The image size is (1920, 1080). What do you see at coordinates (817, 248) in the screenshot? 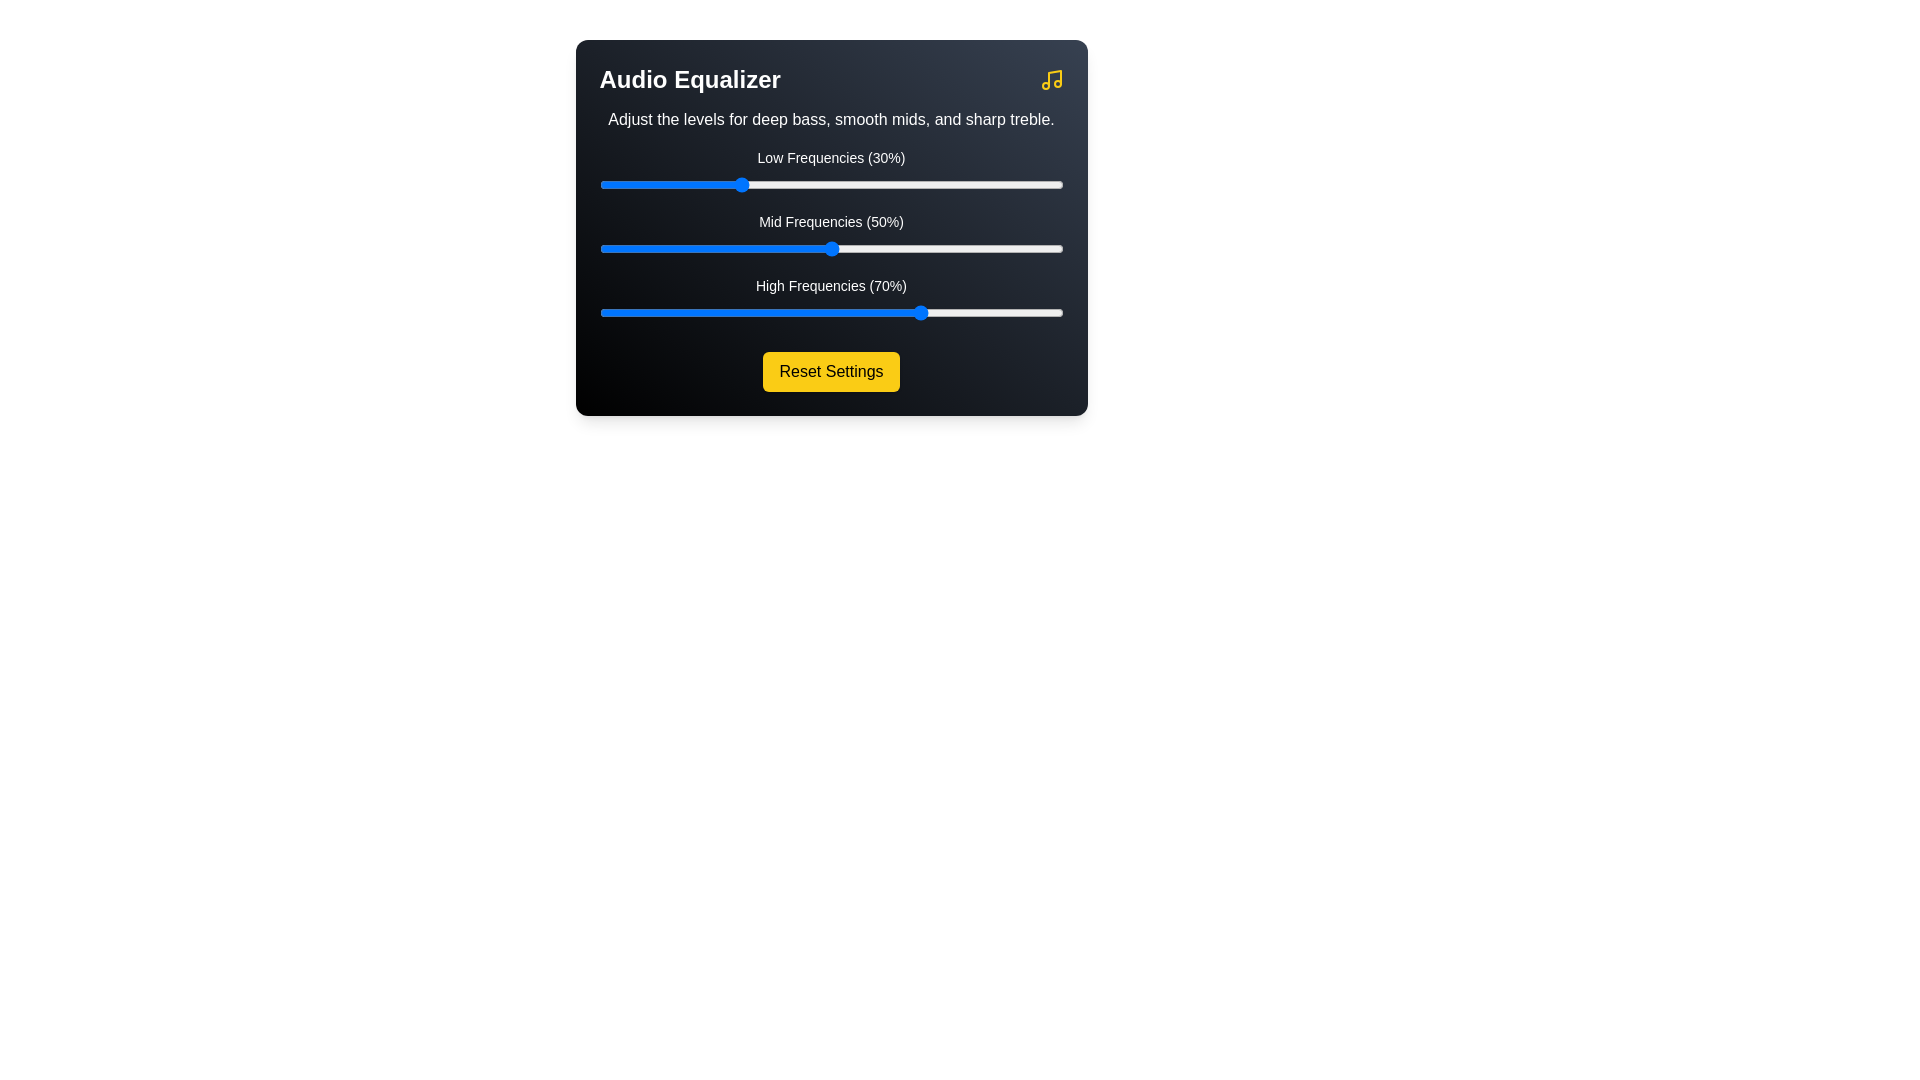
I see `the mid frequency slider to 47%` at bounding box center [817, 248].